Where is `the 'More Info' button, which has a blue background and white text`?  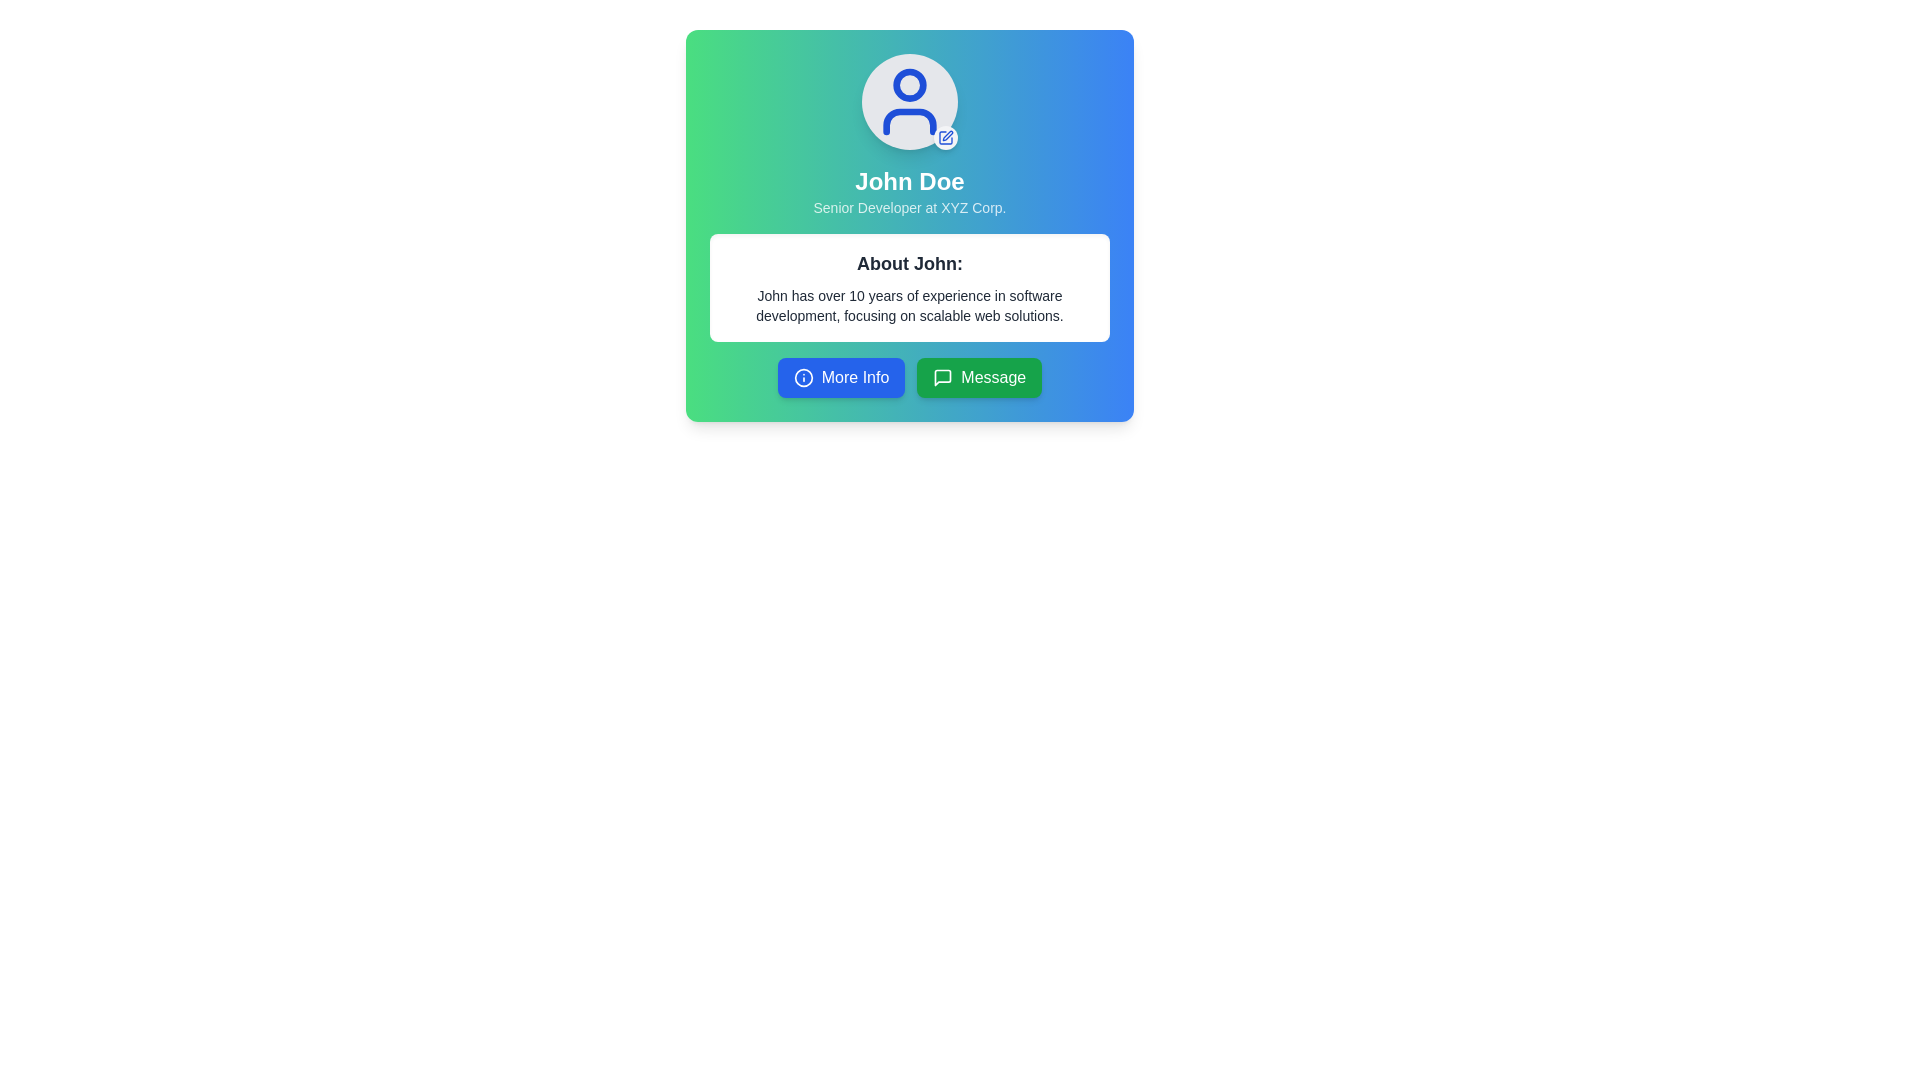 the 'More Info' button, which has a blue background and white text is located at coordinates (841, 378).